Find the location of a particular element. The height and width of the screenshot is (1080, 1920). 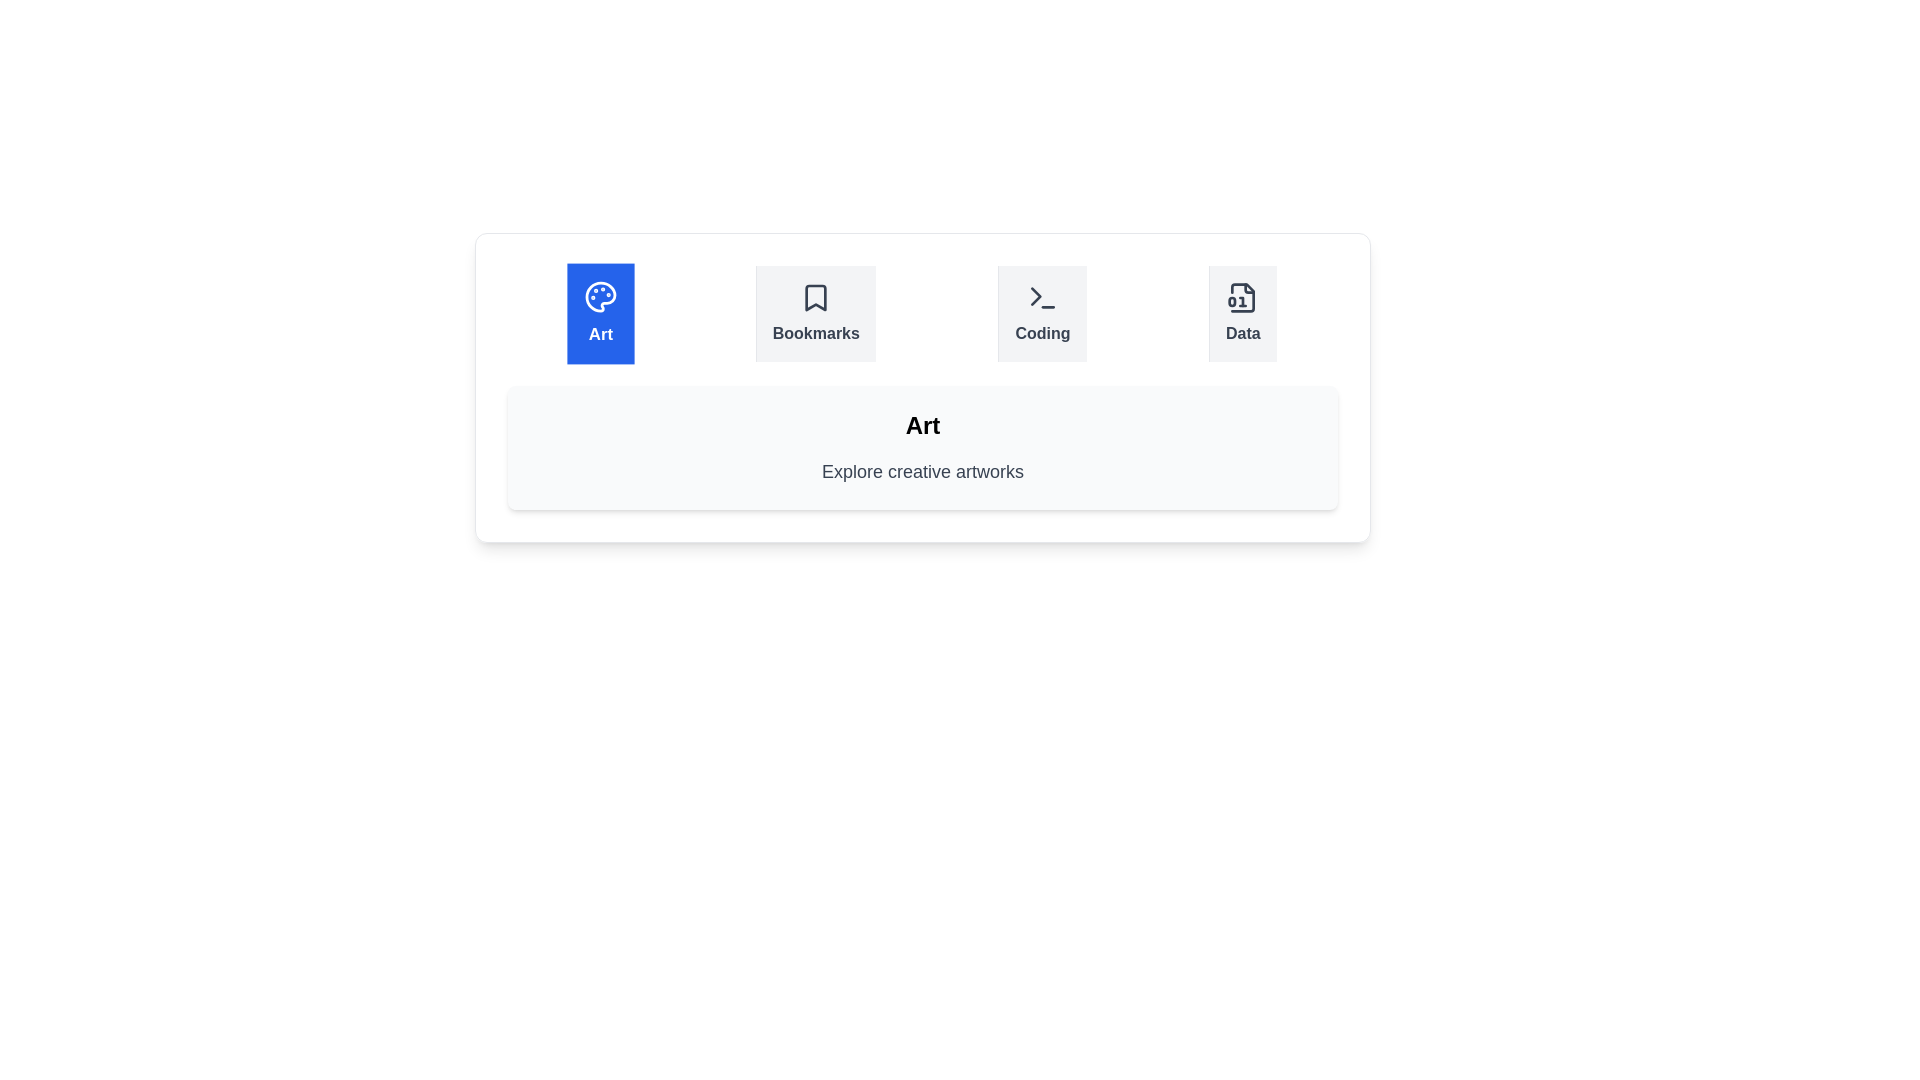

the tab labeled Bookmarks to observe its icon and label is located at coordinates (815, 313).